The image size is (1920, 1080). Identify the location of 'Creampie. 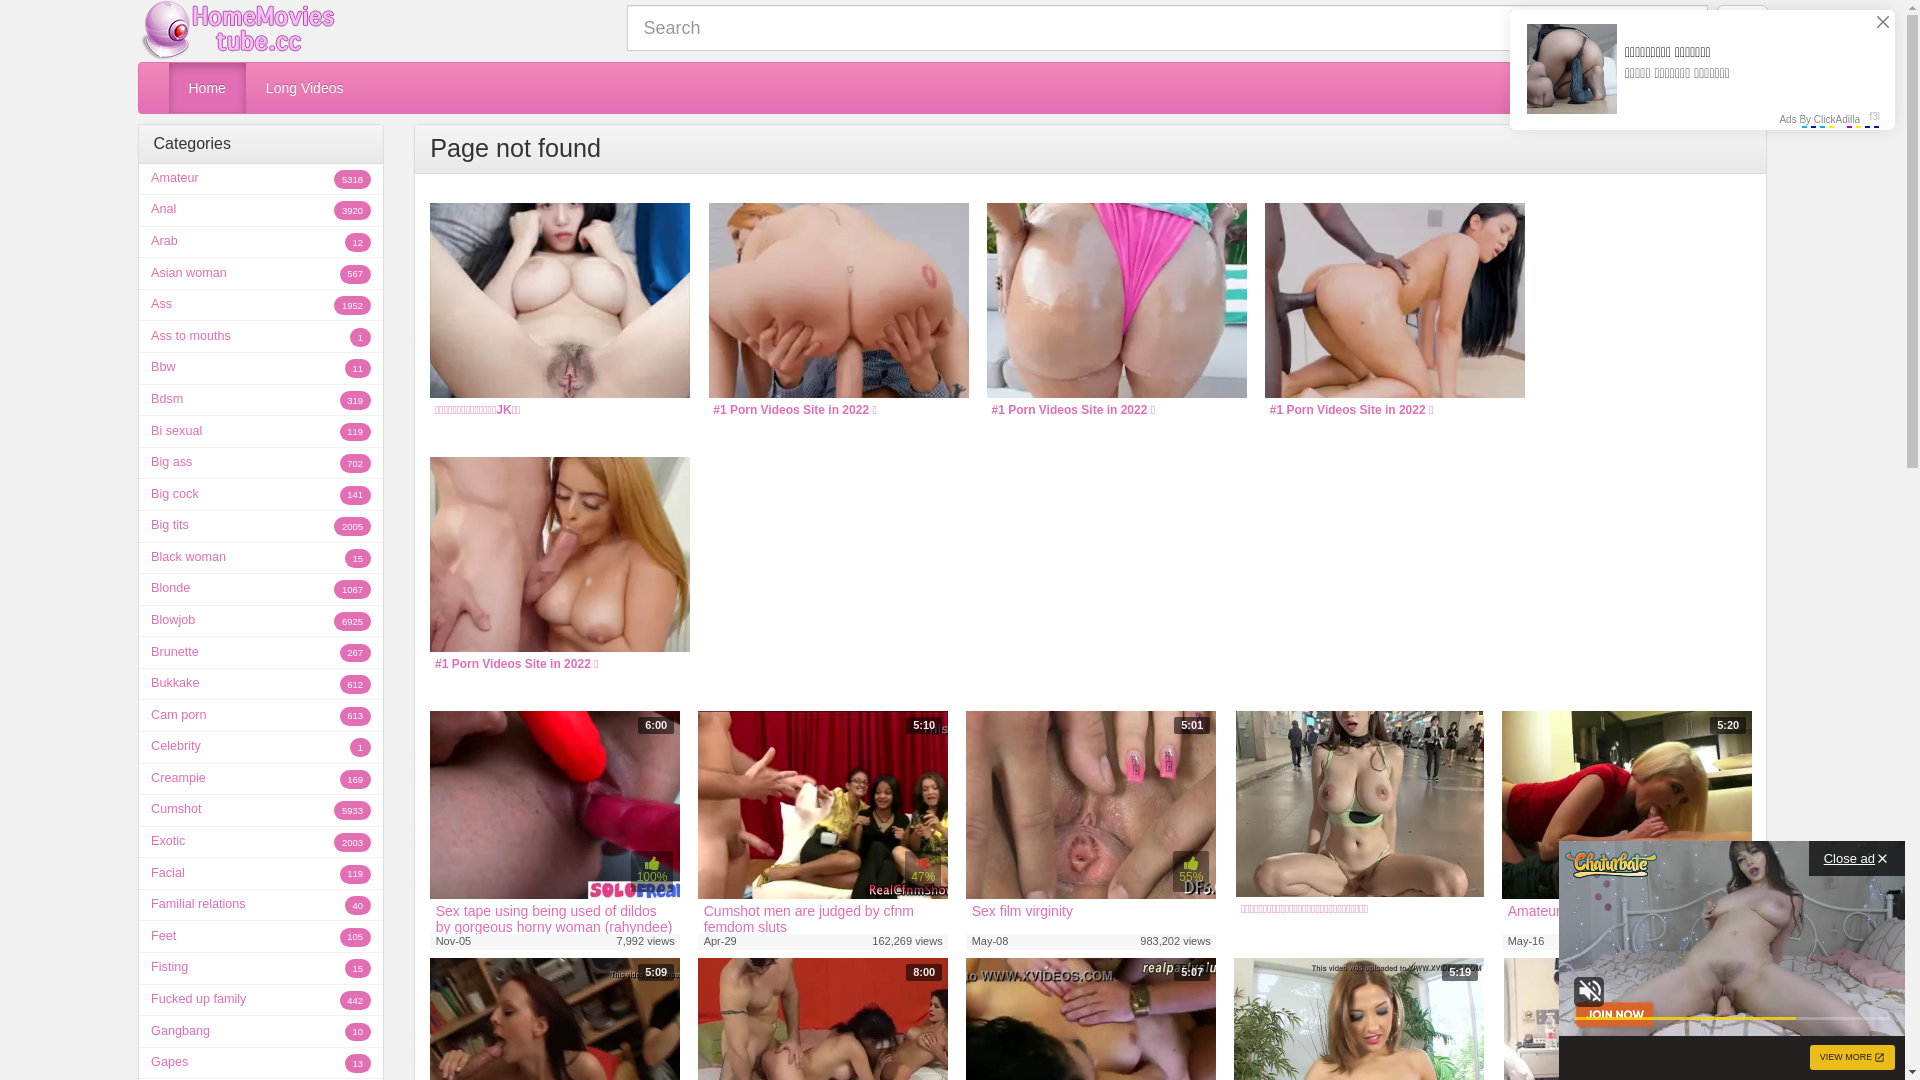
(259, 778).